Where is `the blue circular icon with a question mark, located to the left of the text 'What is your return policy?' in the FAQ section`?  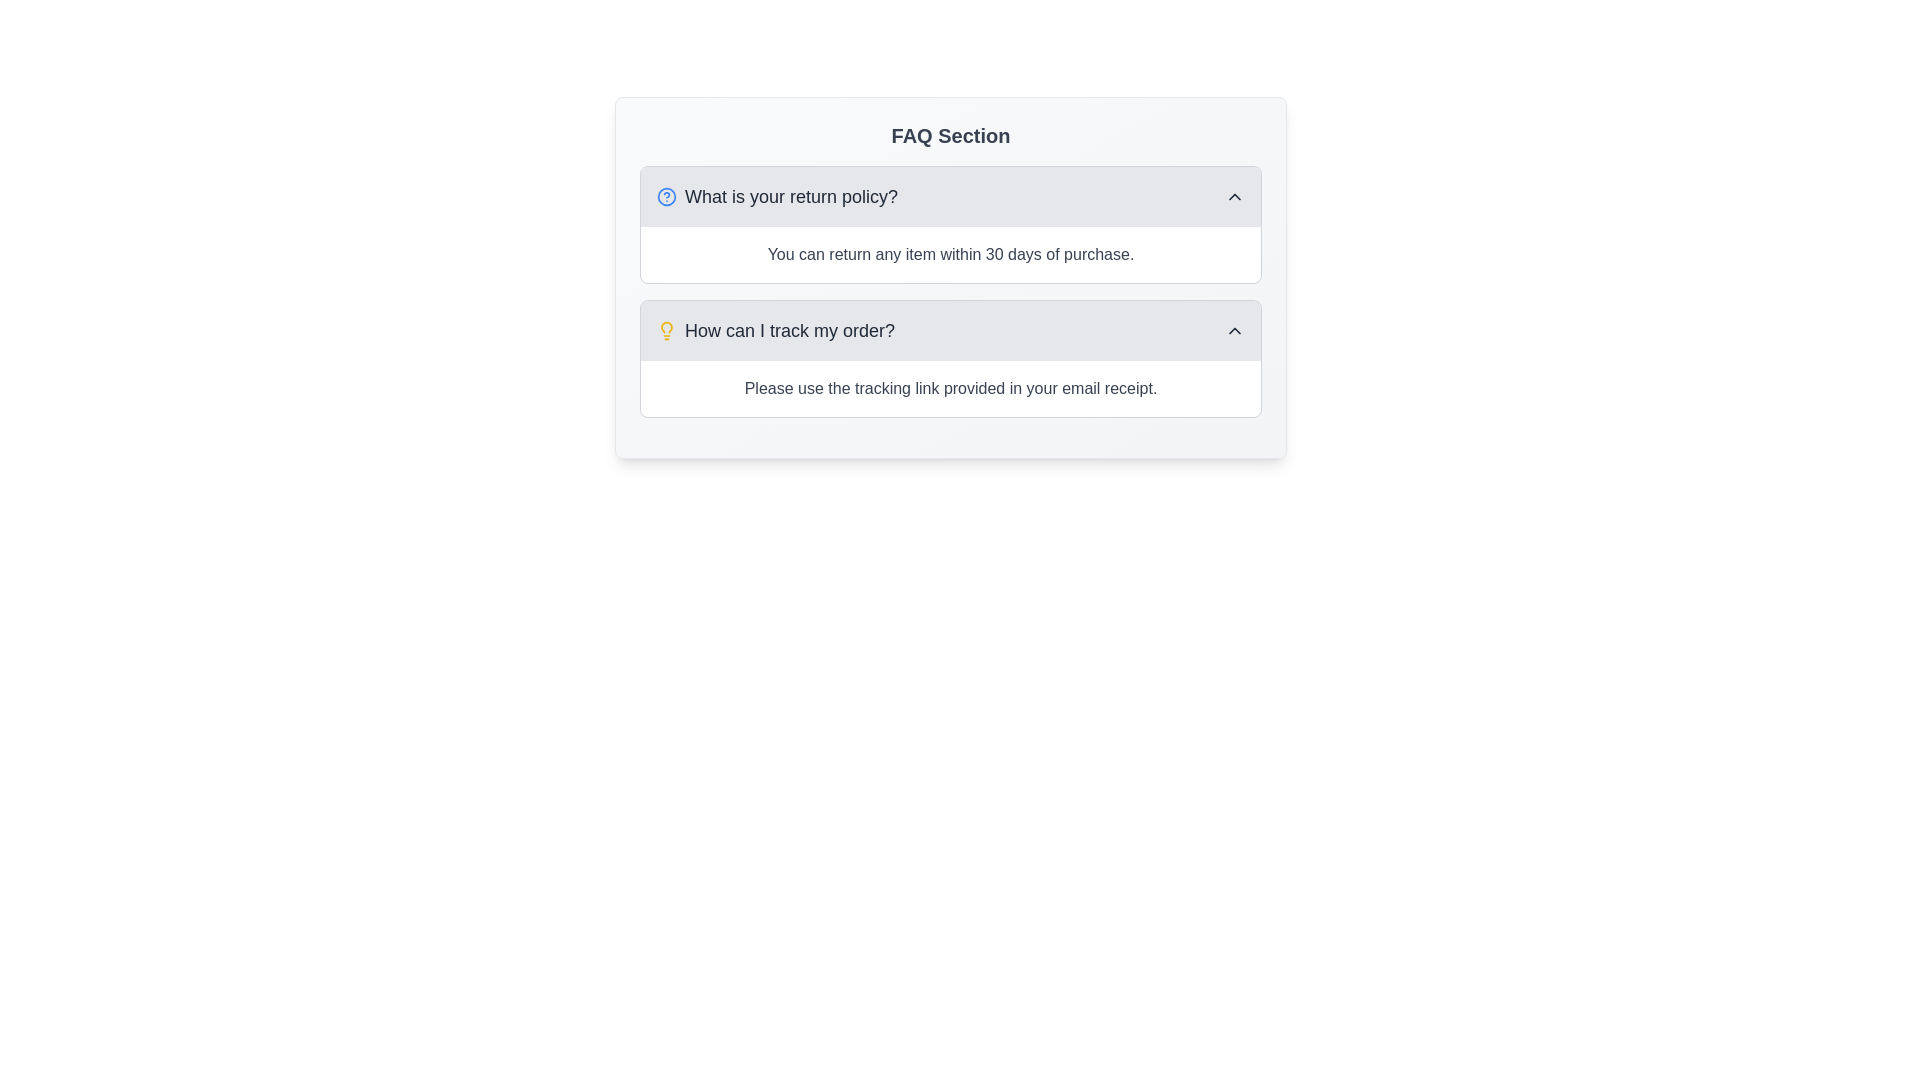 the blue circular icon with a question mark, located to the left of the text 'What is your return policy?' in the FAQ section is located at coordinates (667, 196).